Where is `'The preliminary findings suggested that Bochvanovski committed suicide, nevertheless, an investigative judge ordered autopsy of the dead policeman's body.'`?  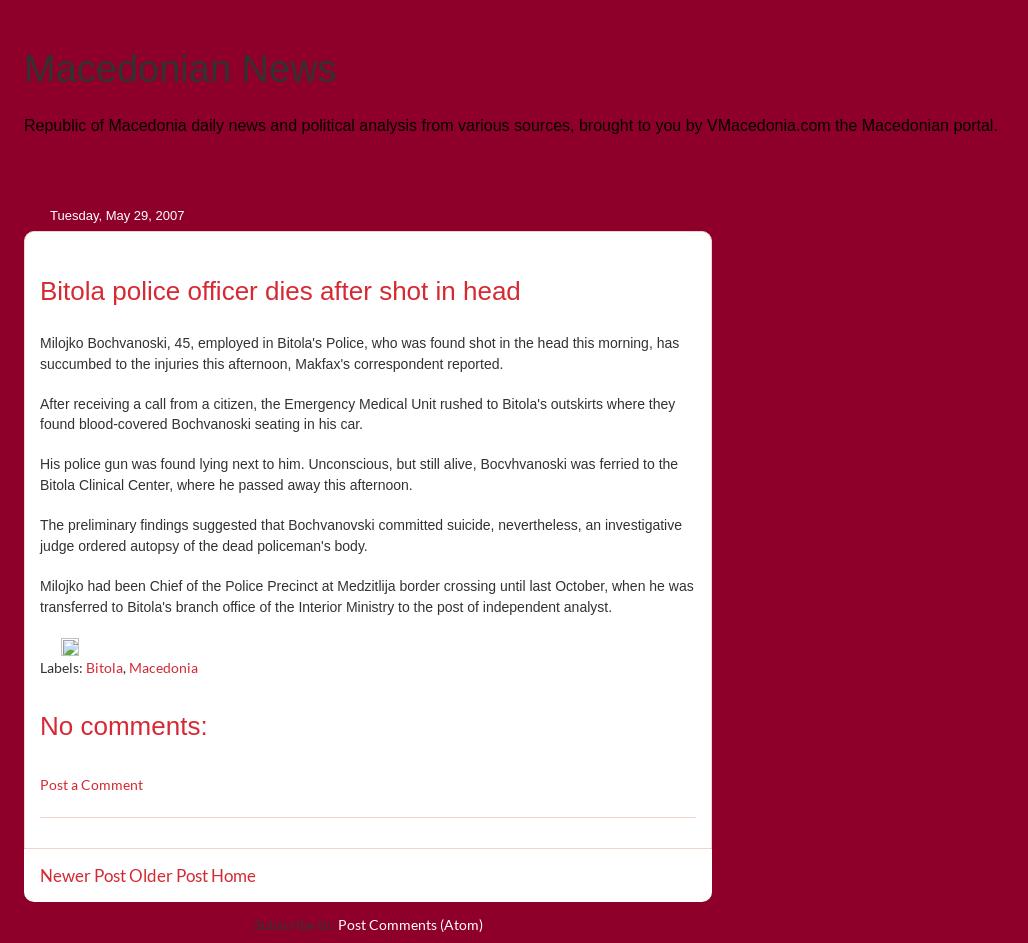
'The preliminary findings suggested that Bochvanovski committed suicide, nevertheless, an investigative judge ordered autopsy of the dead policeman's body.' is located at coordinates (39, 534).